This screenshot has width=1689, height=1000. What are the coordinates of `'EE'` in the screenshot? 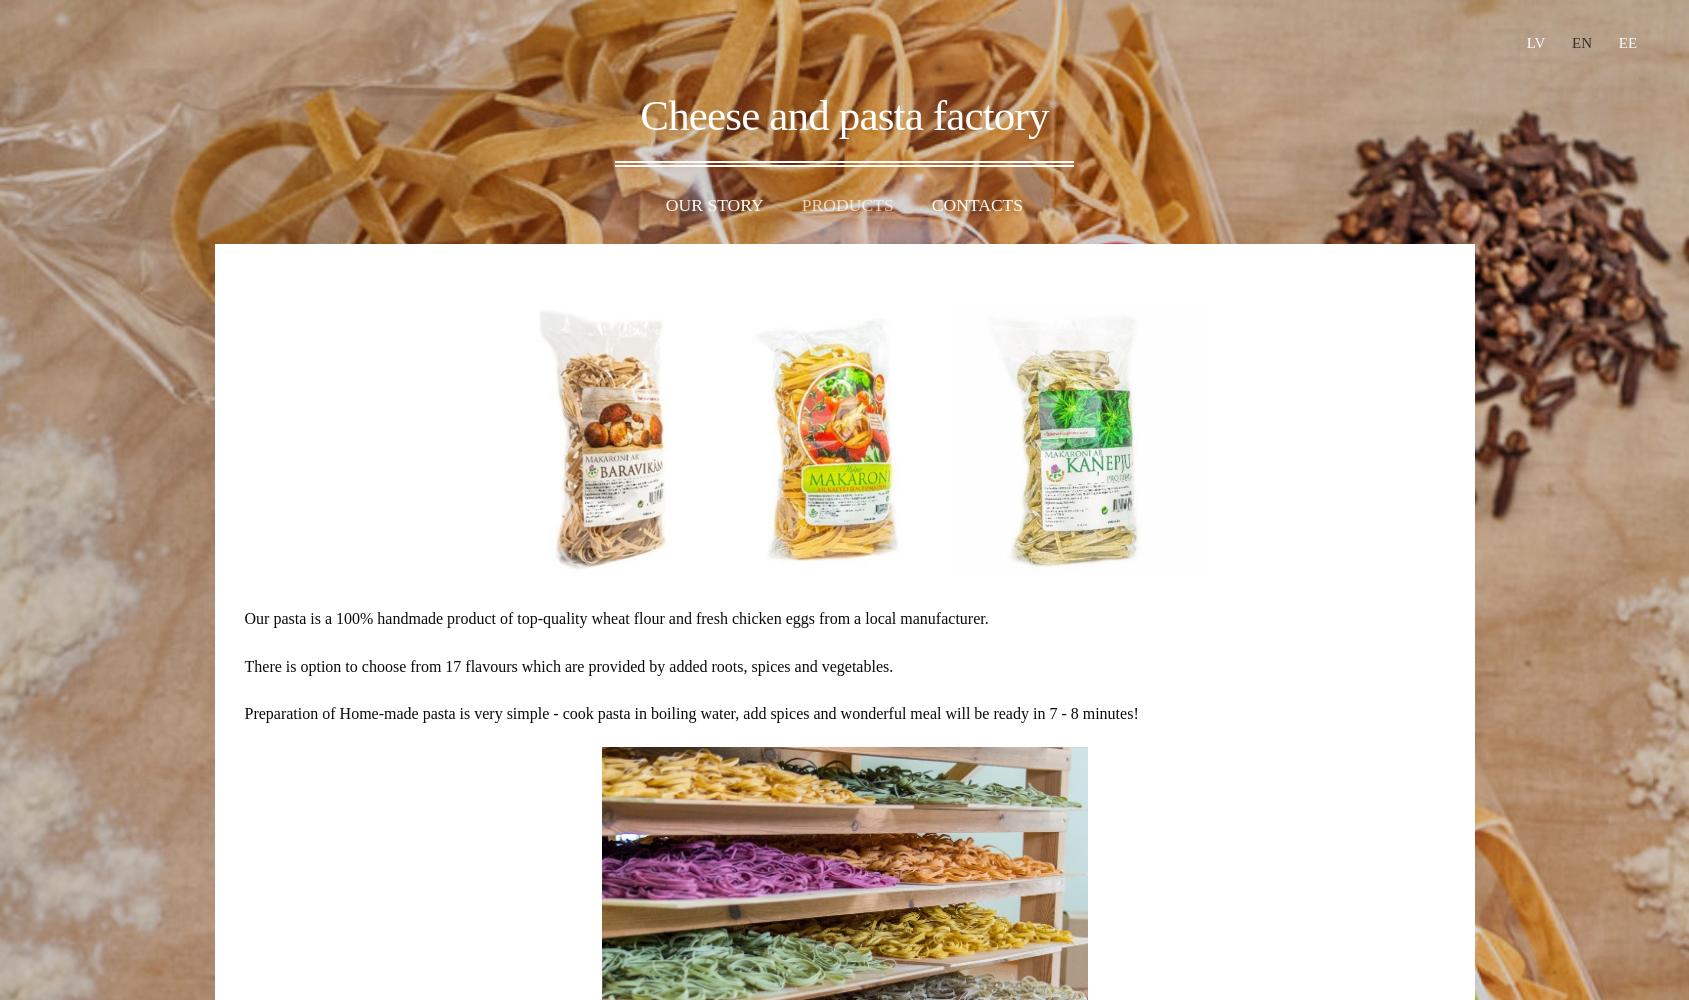 It's located at (1627, 43).